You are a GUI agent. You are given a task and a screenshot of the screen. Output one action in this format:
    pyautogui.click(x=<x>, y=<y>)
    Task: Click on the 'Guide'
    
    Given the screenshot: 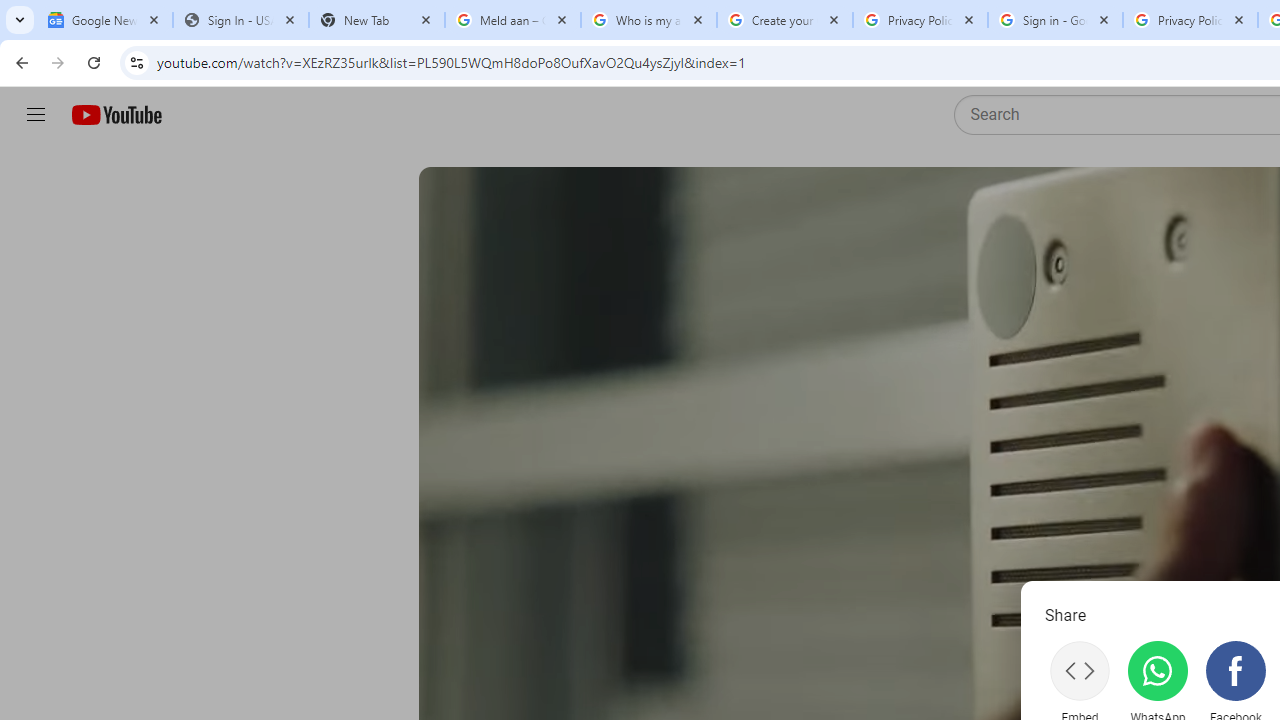 What is the action you would take?
    pyautogui.click(x=35, y=115)
    